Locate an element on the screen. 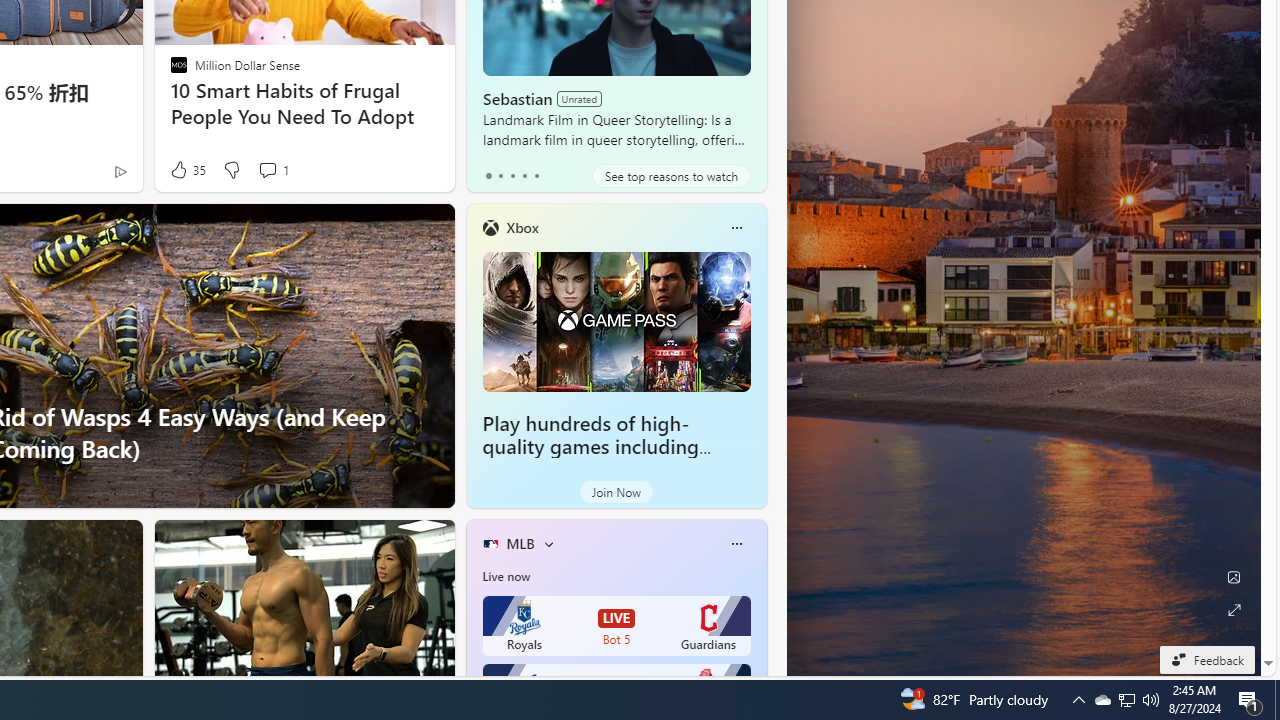 The image size is (1280, 720). 'More interests' is located at coordinates (548, 543).